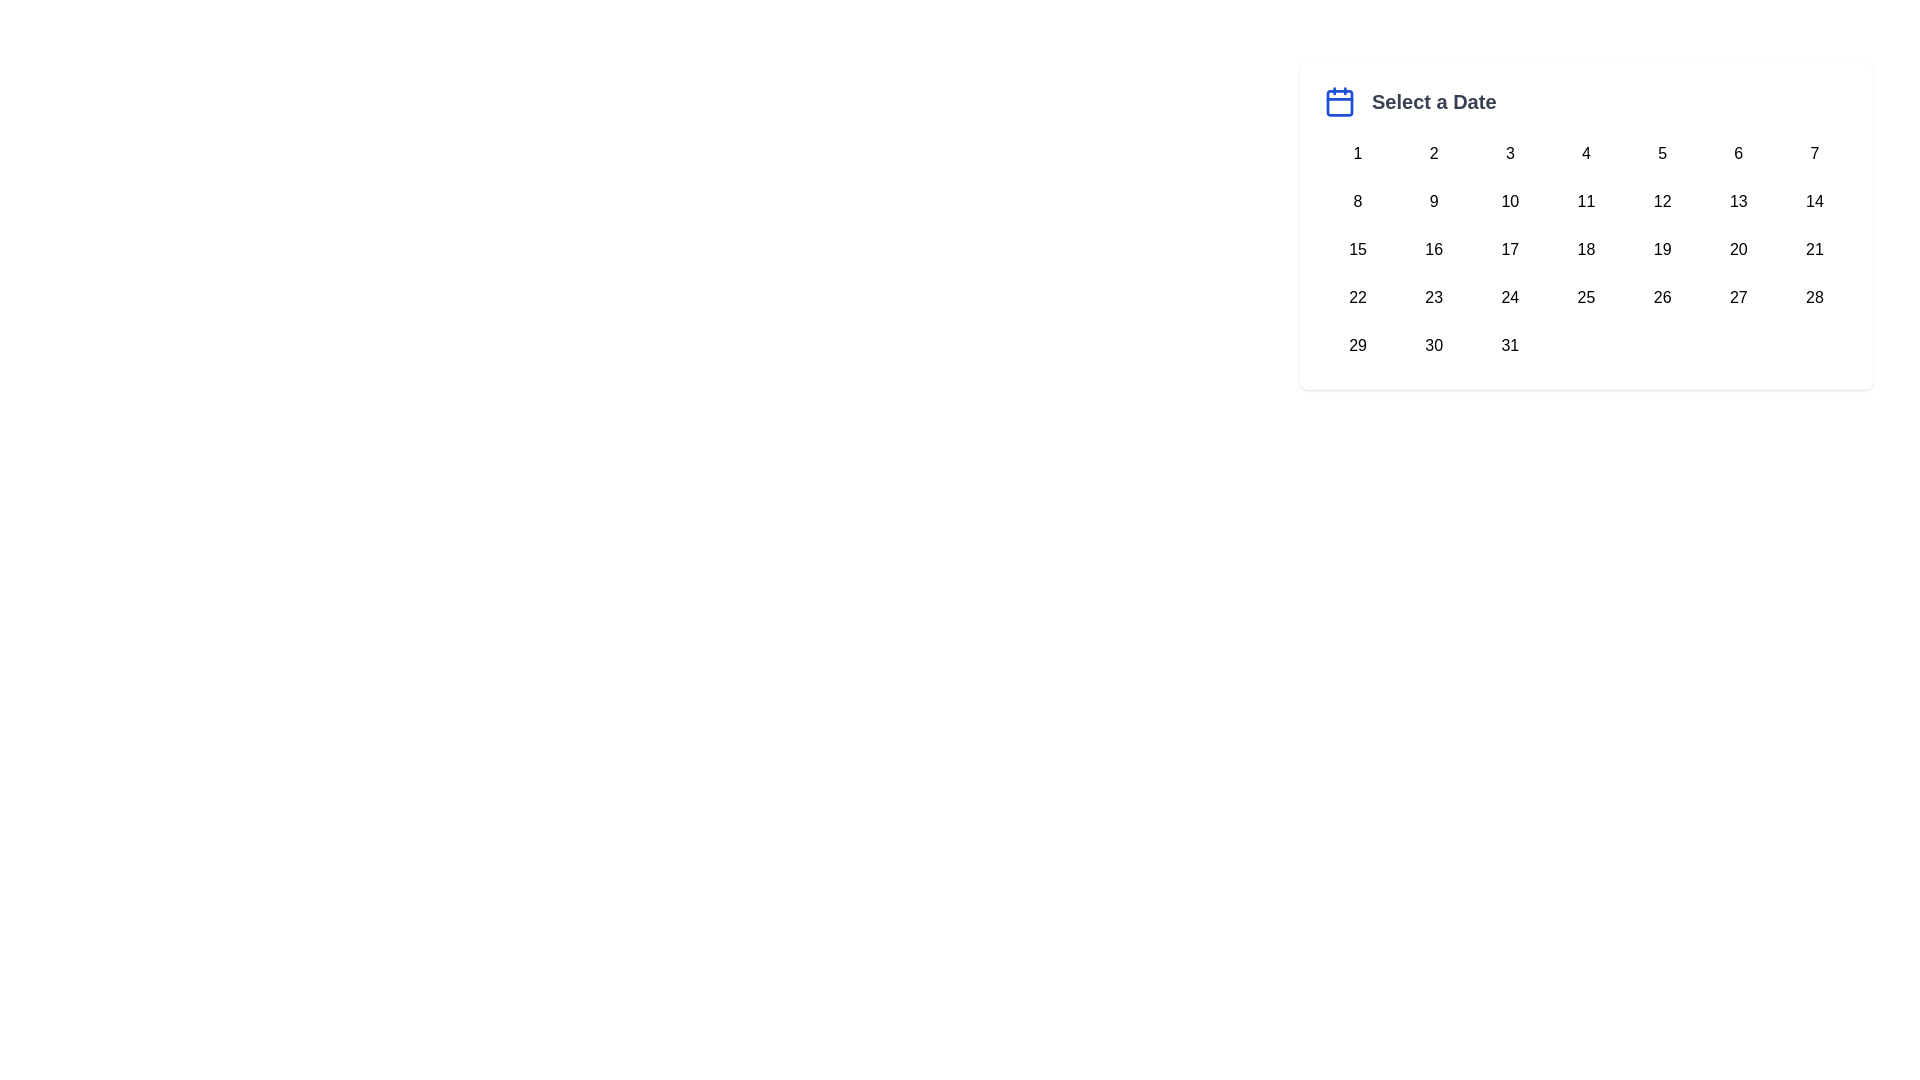  What do you see at coordinates (1662, 297) in the screenshot?
I see `the button displaying the number '26' in the calendar grid` at bounding box center [1662, 297].